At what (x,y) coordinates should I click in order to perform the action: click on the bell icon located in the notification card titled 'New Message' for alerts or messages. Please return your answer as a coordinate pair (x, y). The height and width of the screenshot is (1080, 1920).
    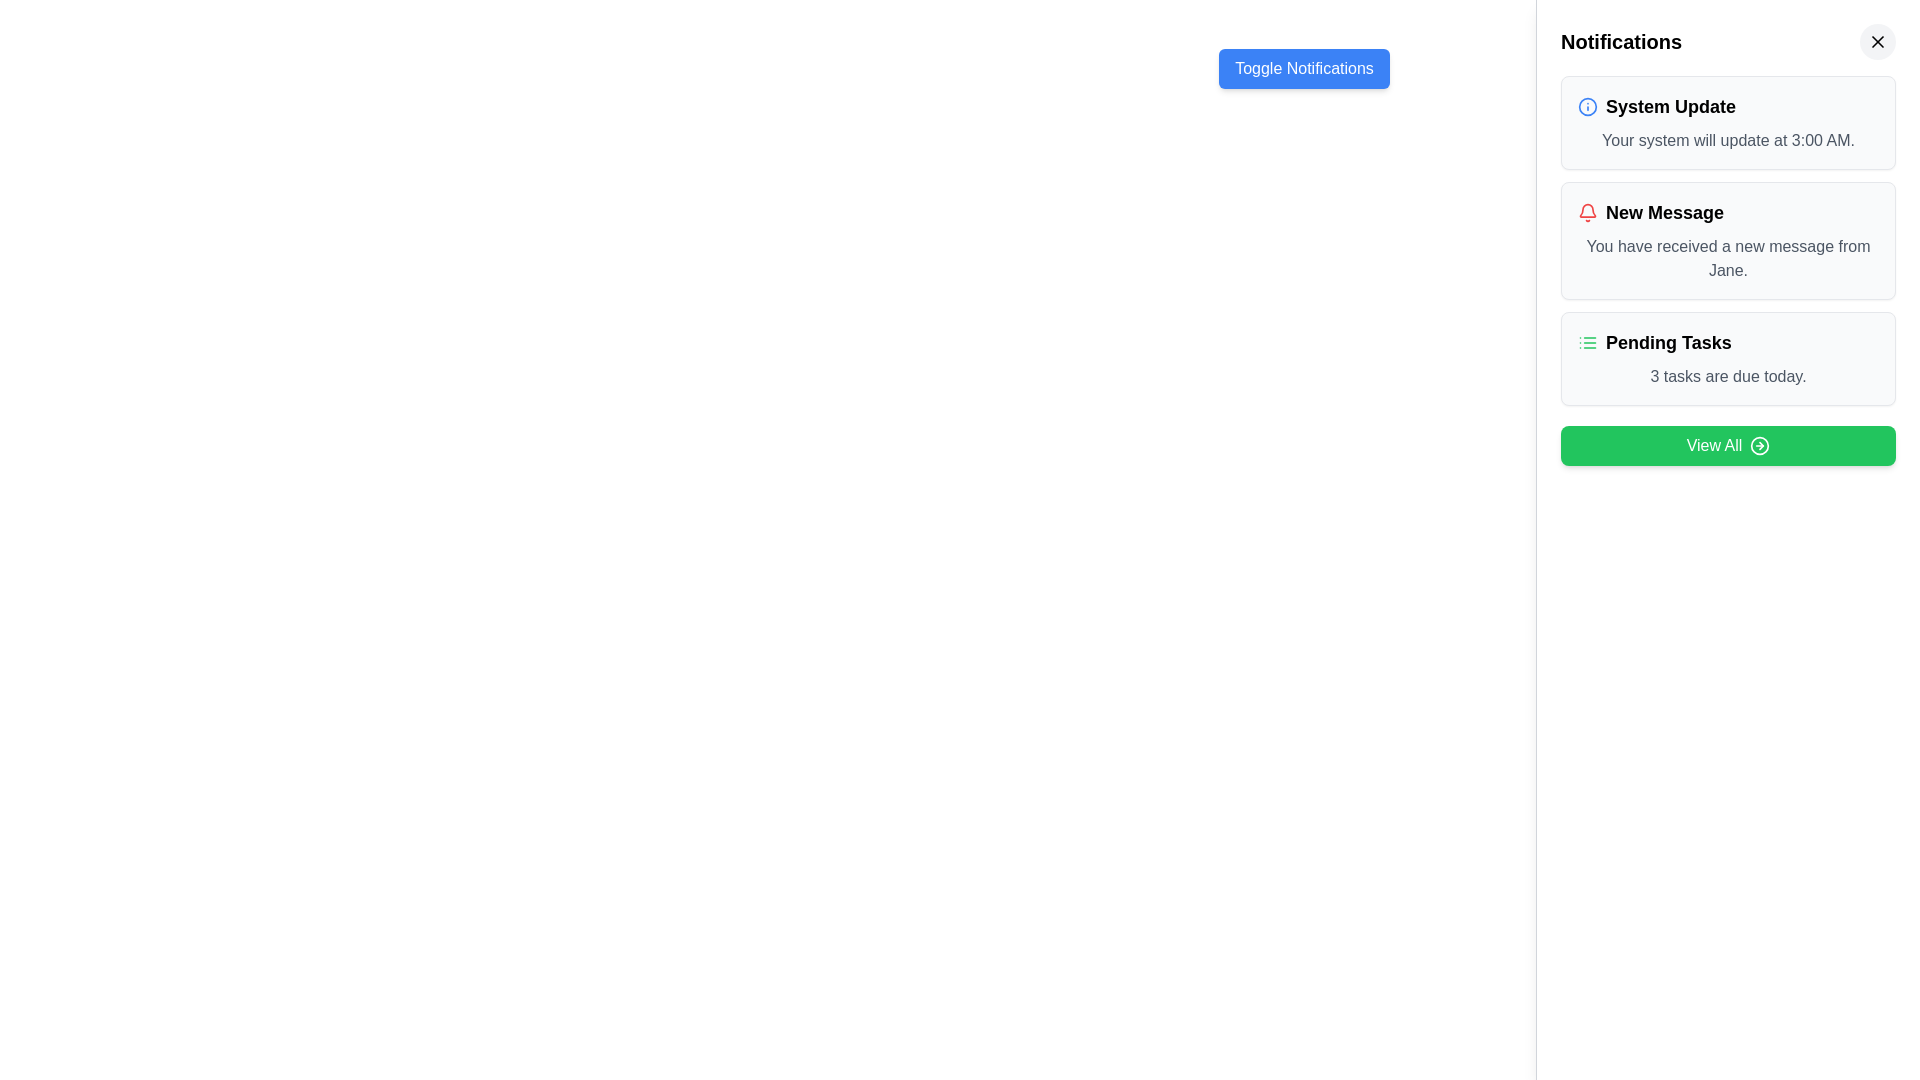
    Looking at the image, I should click on (1587, 212).